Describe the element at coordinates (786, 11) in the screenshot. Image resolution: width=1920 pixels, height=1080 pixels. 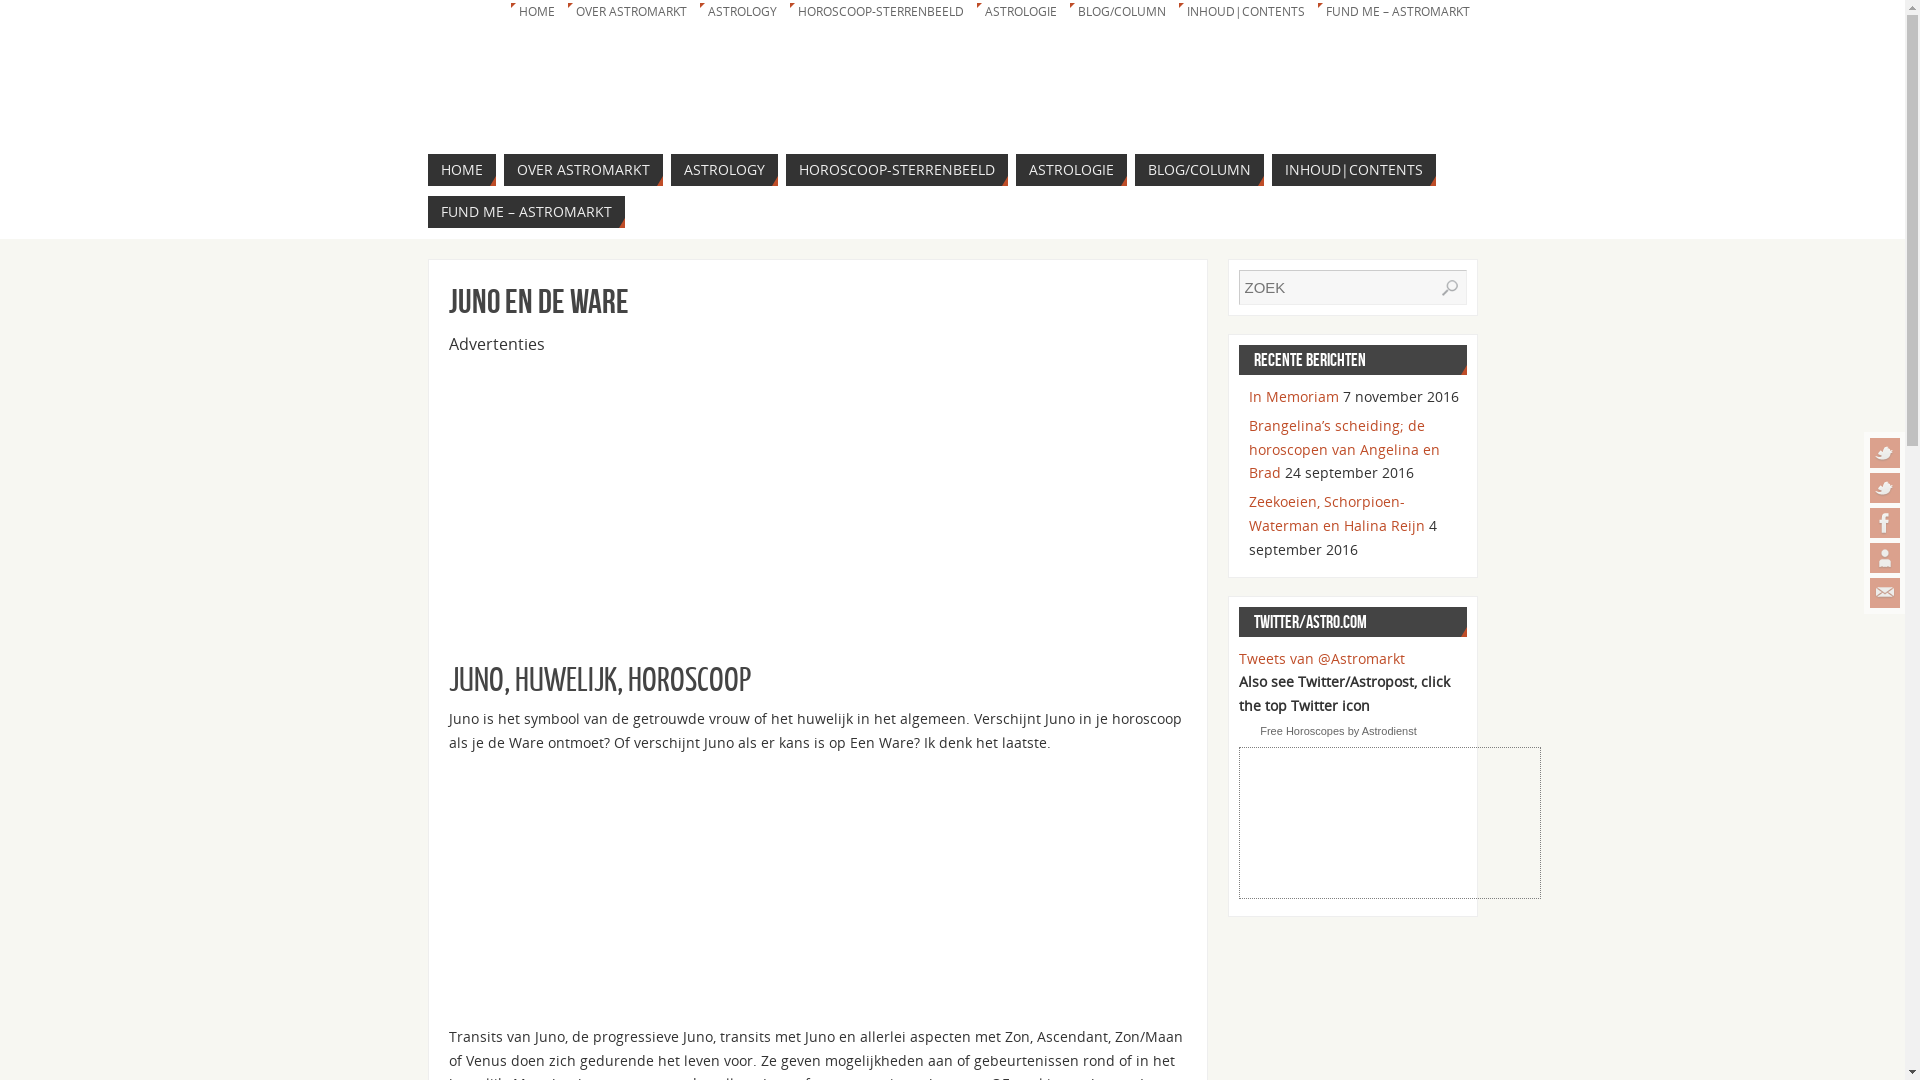
I see `'HOROSCOOP-STERRENBEELD'` at that location.